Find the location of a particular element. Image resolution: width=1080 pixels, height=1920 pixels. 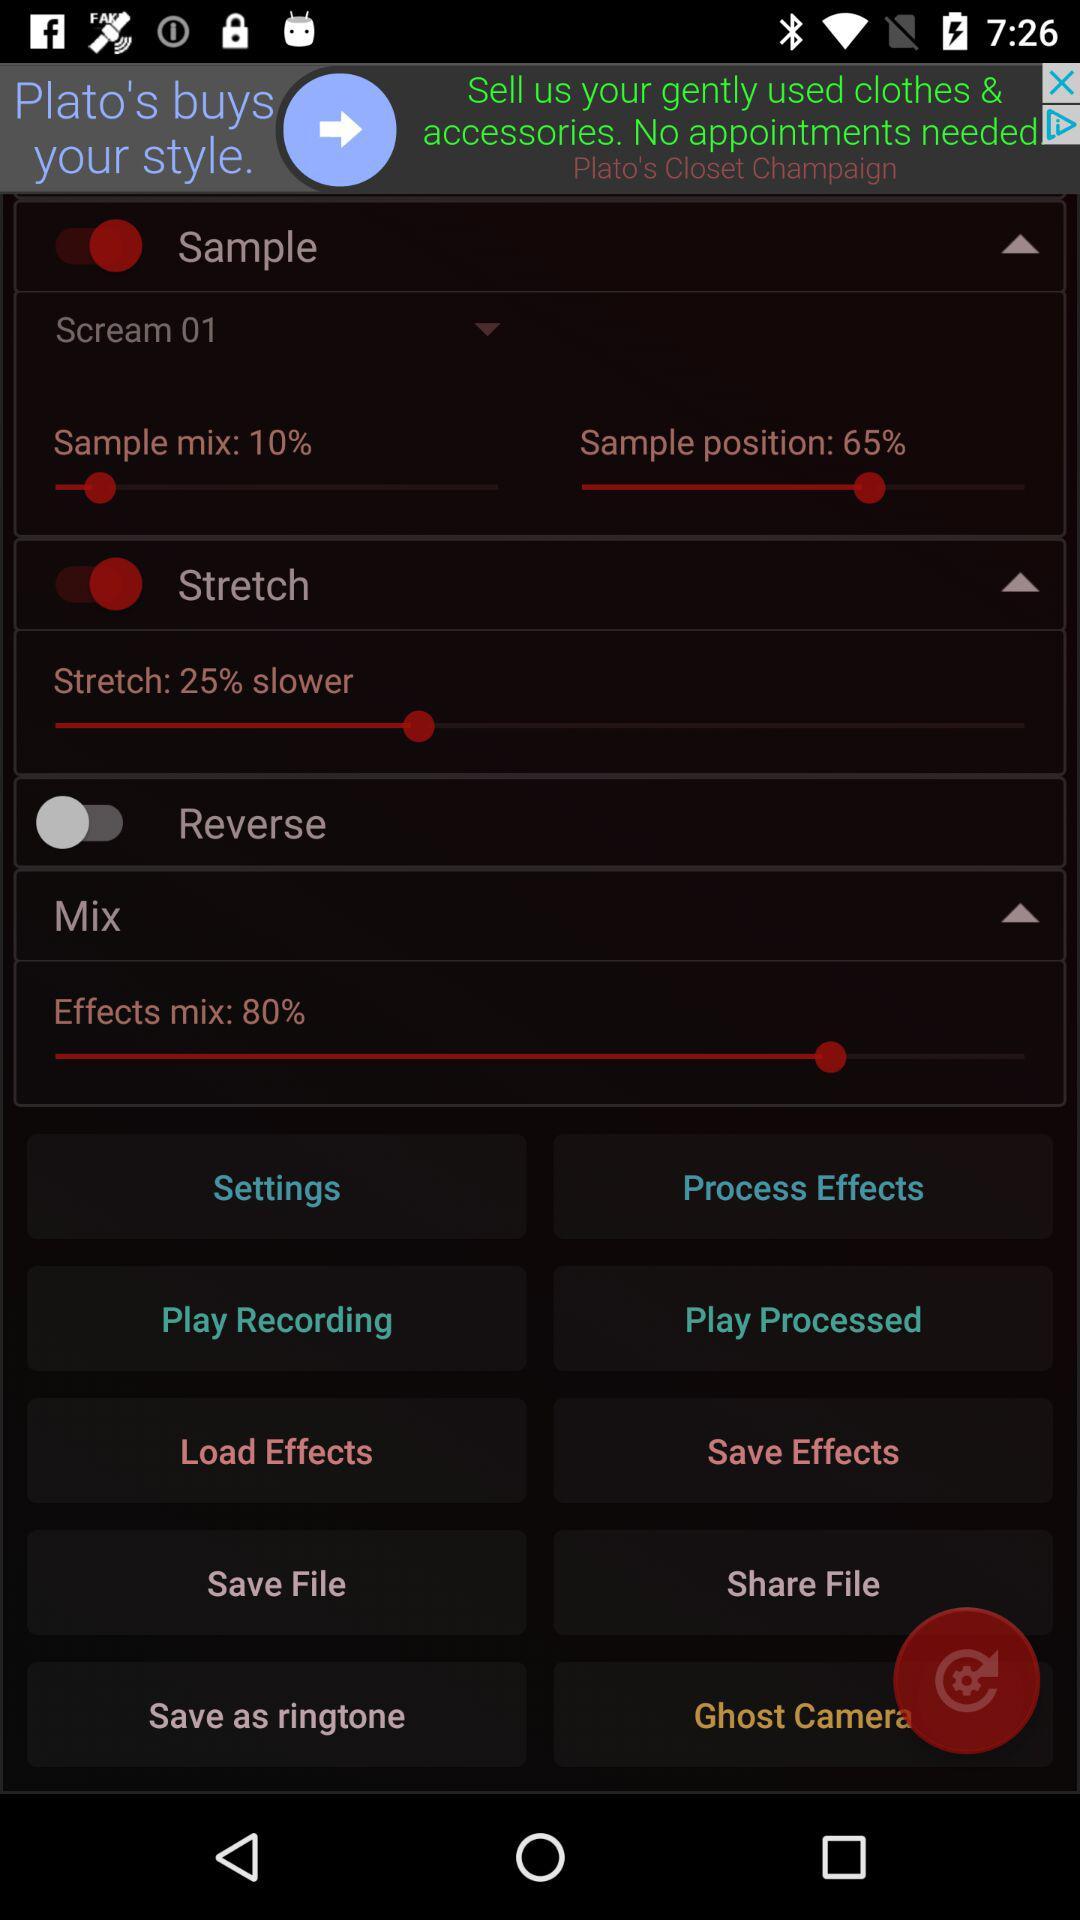

reverse recording is located at coordinates (88, 822).